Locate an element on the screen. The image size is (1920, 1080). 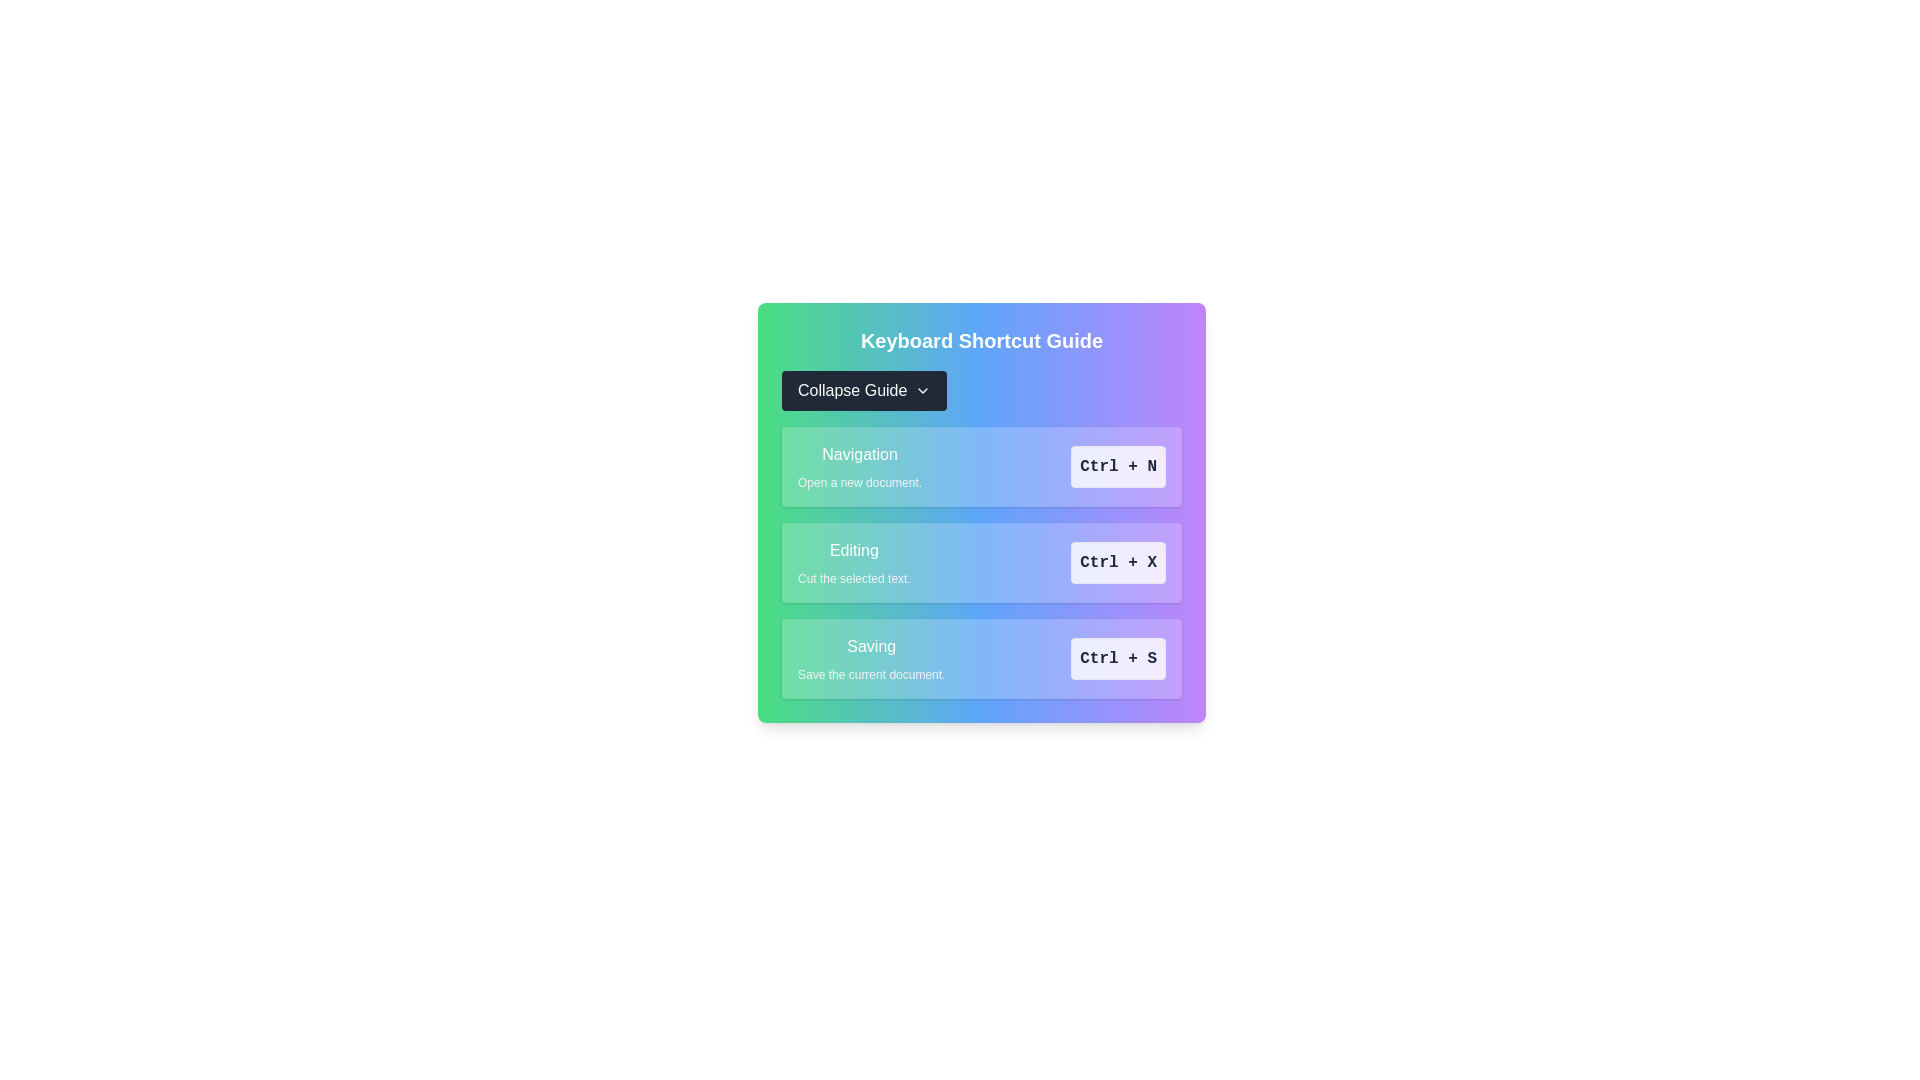
the highlighted Text Label that describes the keyboard shortcut 'Ctrl + X' for the 'Cut' action, which is the second entry in a vertical list is located at coordinates (854, 563).